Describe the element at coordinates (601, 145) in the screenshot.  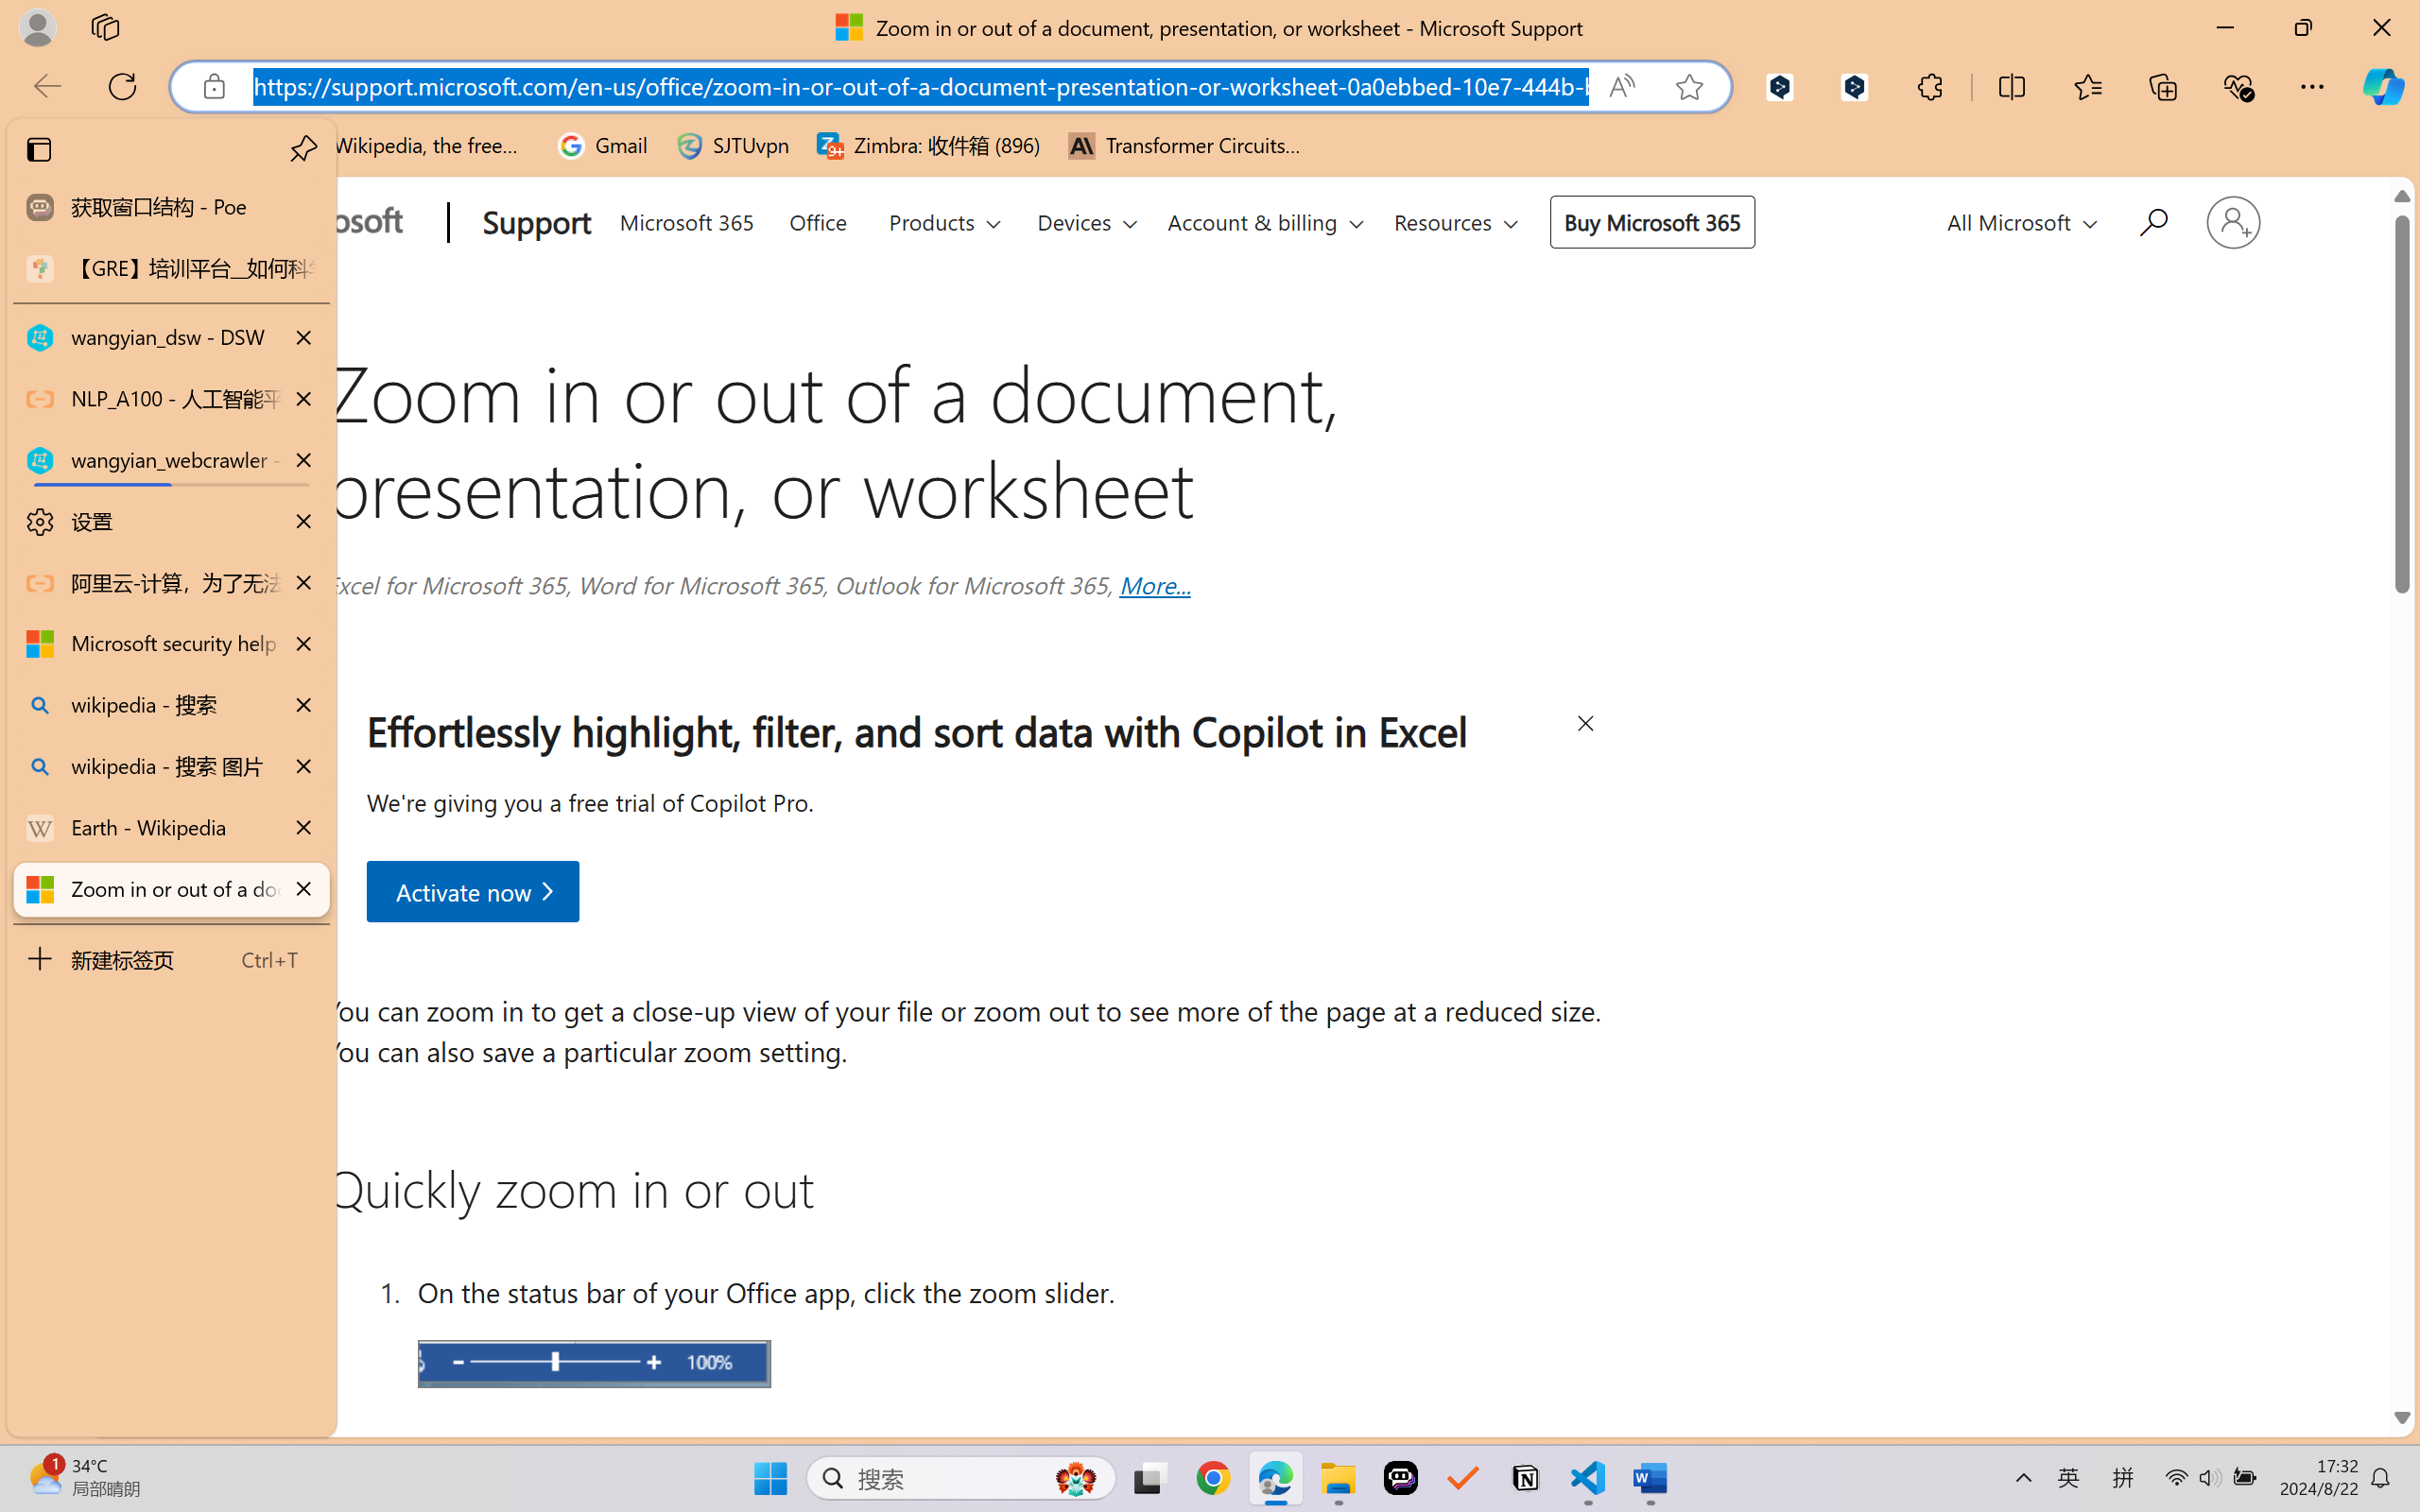
I see `'Gmail'` at that location.